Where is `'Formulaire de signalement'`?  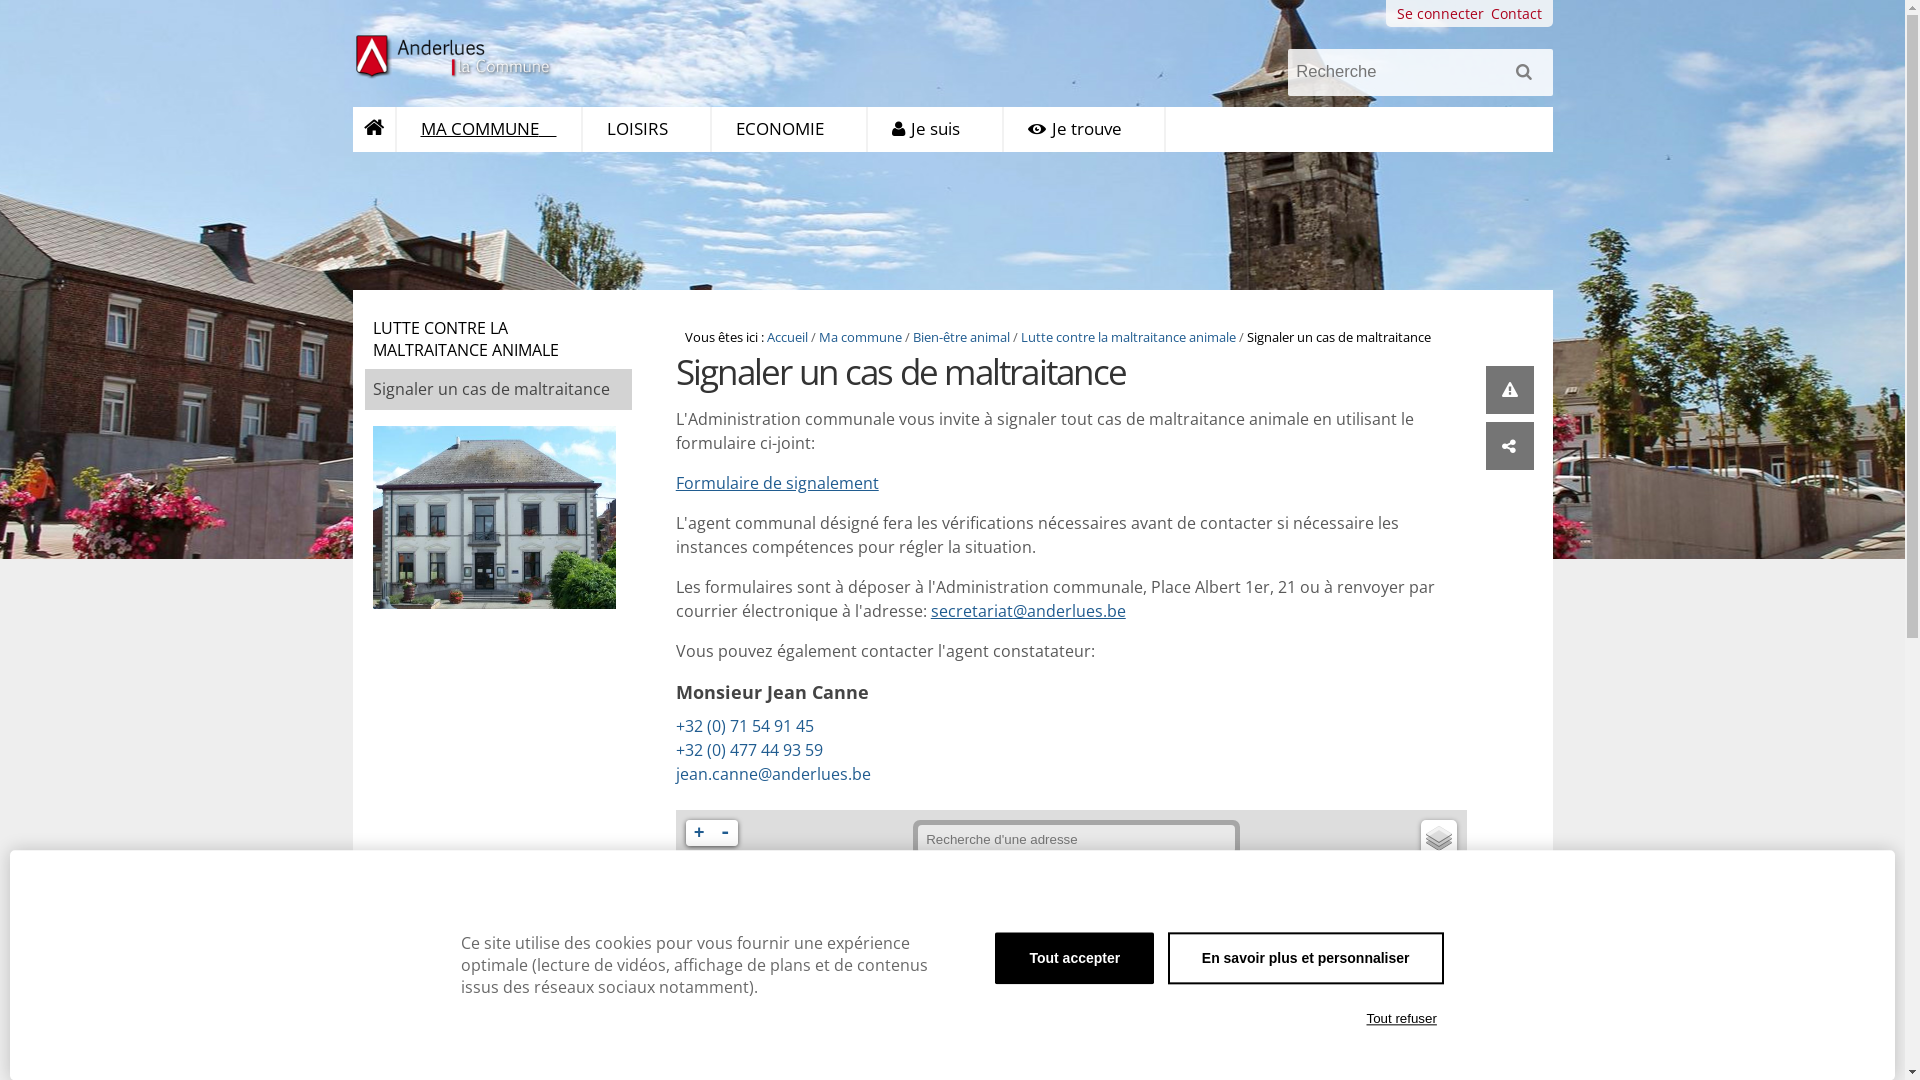
'Formulaire de signalement' is located at coordinates (776, 482).